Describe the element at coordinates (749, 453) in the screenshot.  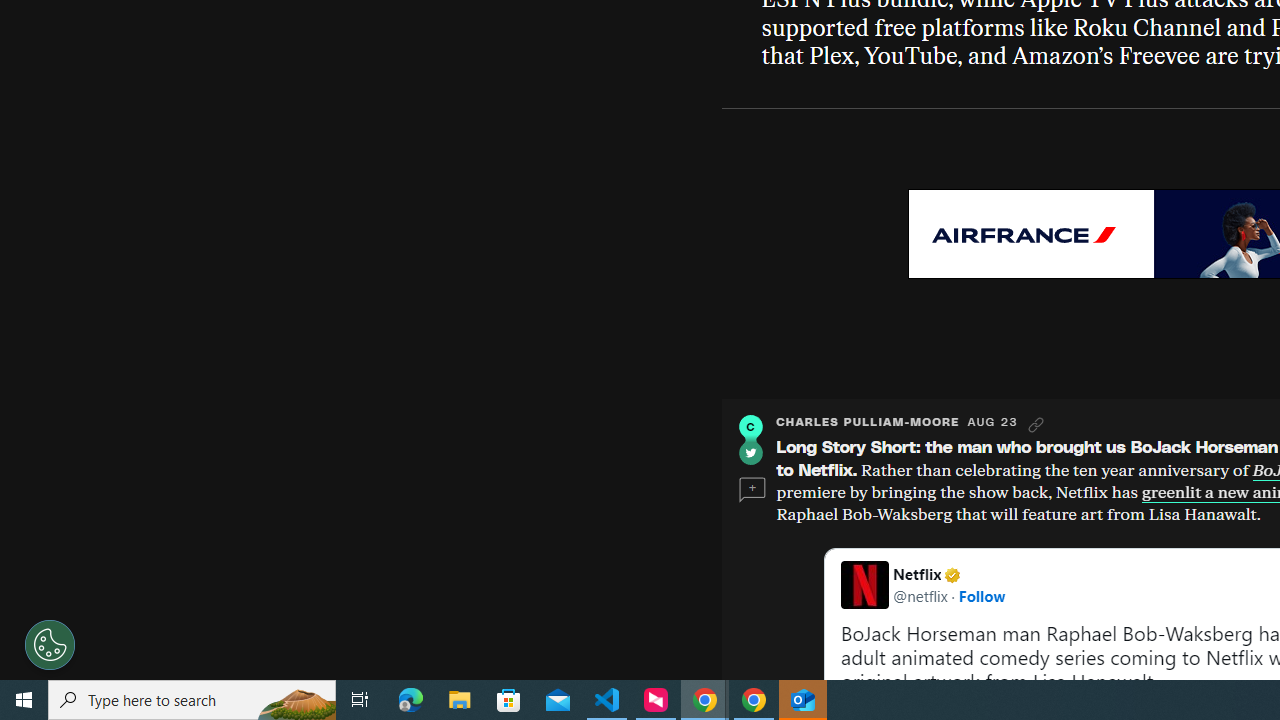
I see `'Twitter'` at that location.